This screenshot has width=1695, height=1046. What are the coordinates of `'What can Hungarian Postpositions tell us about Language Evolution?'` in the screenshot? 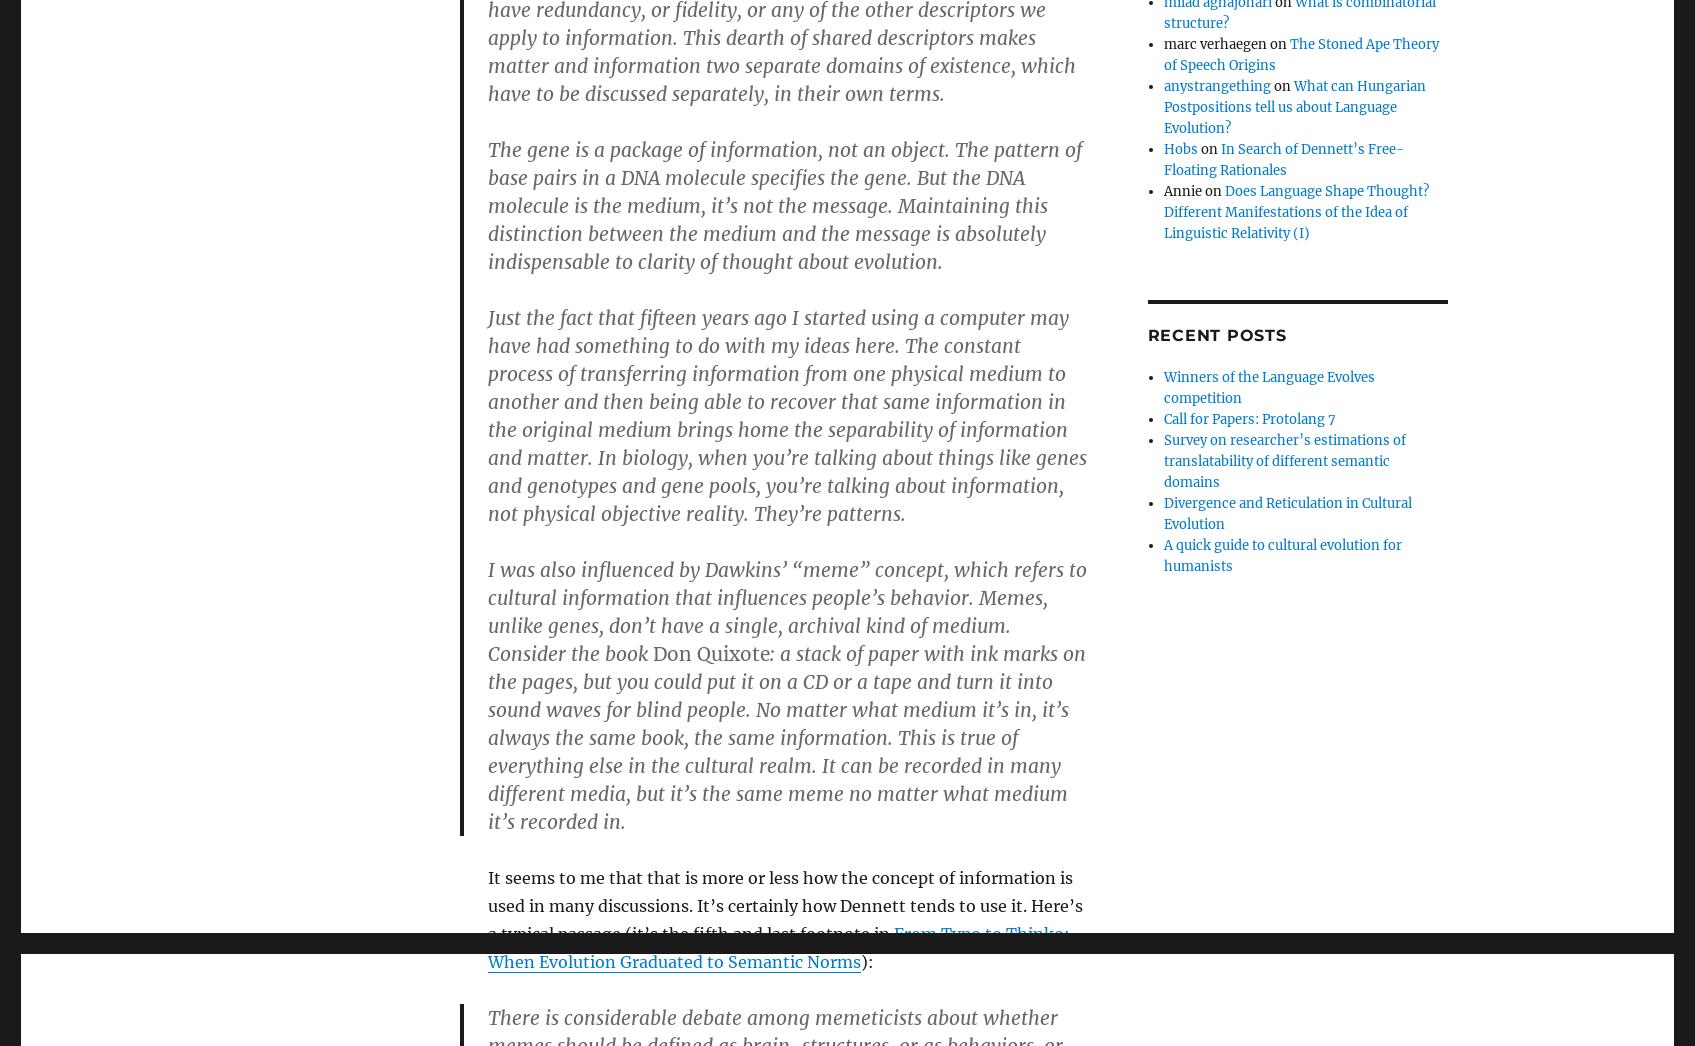 It's located at (1292, 106).